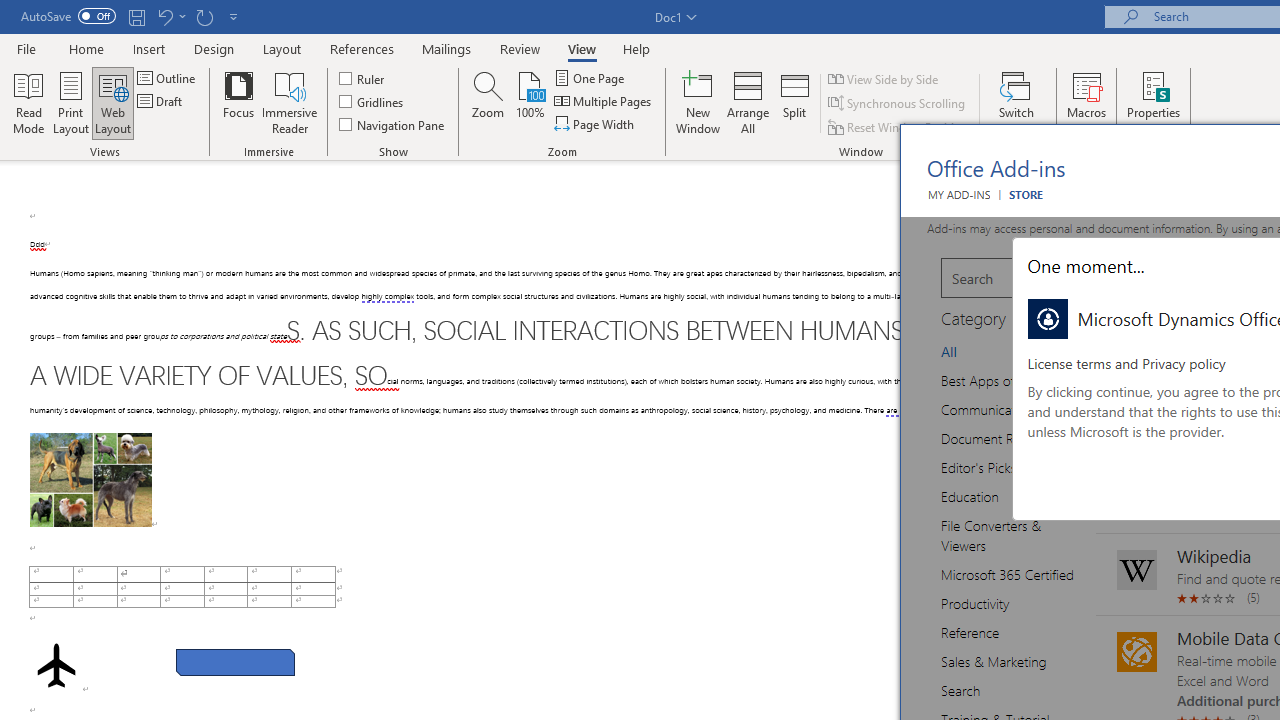 The height and width of the screenshot is (720, 1280). I want to click on 'Zoom...', so click(488, 103).